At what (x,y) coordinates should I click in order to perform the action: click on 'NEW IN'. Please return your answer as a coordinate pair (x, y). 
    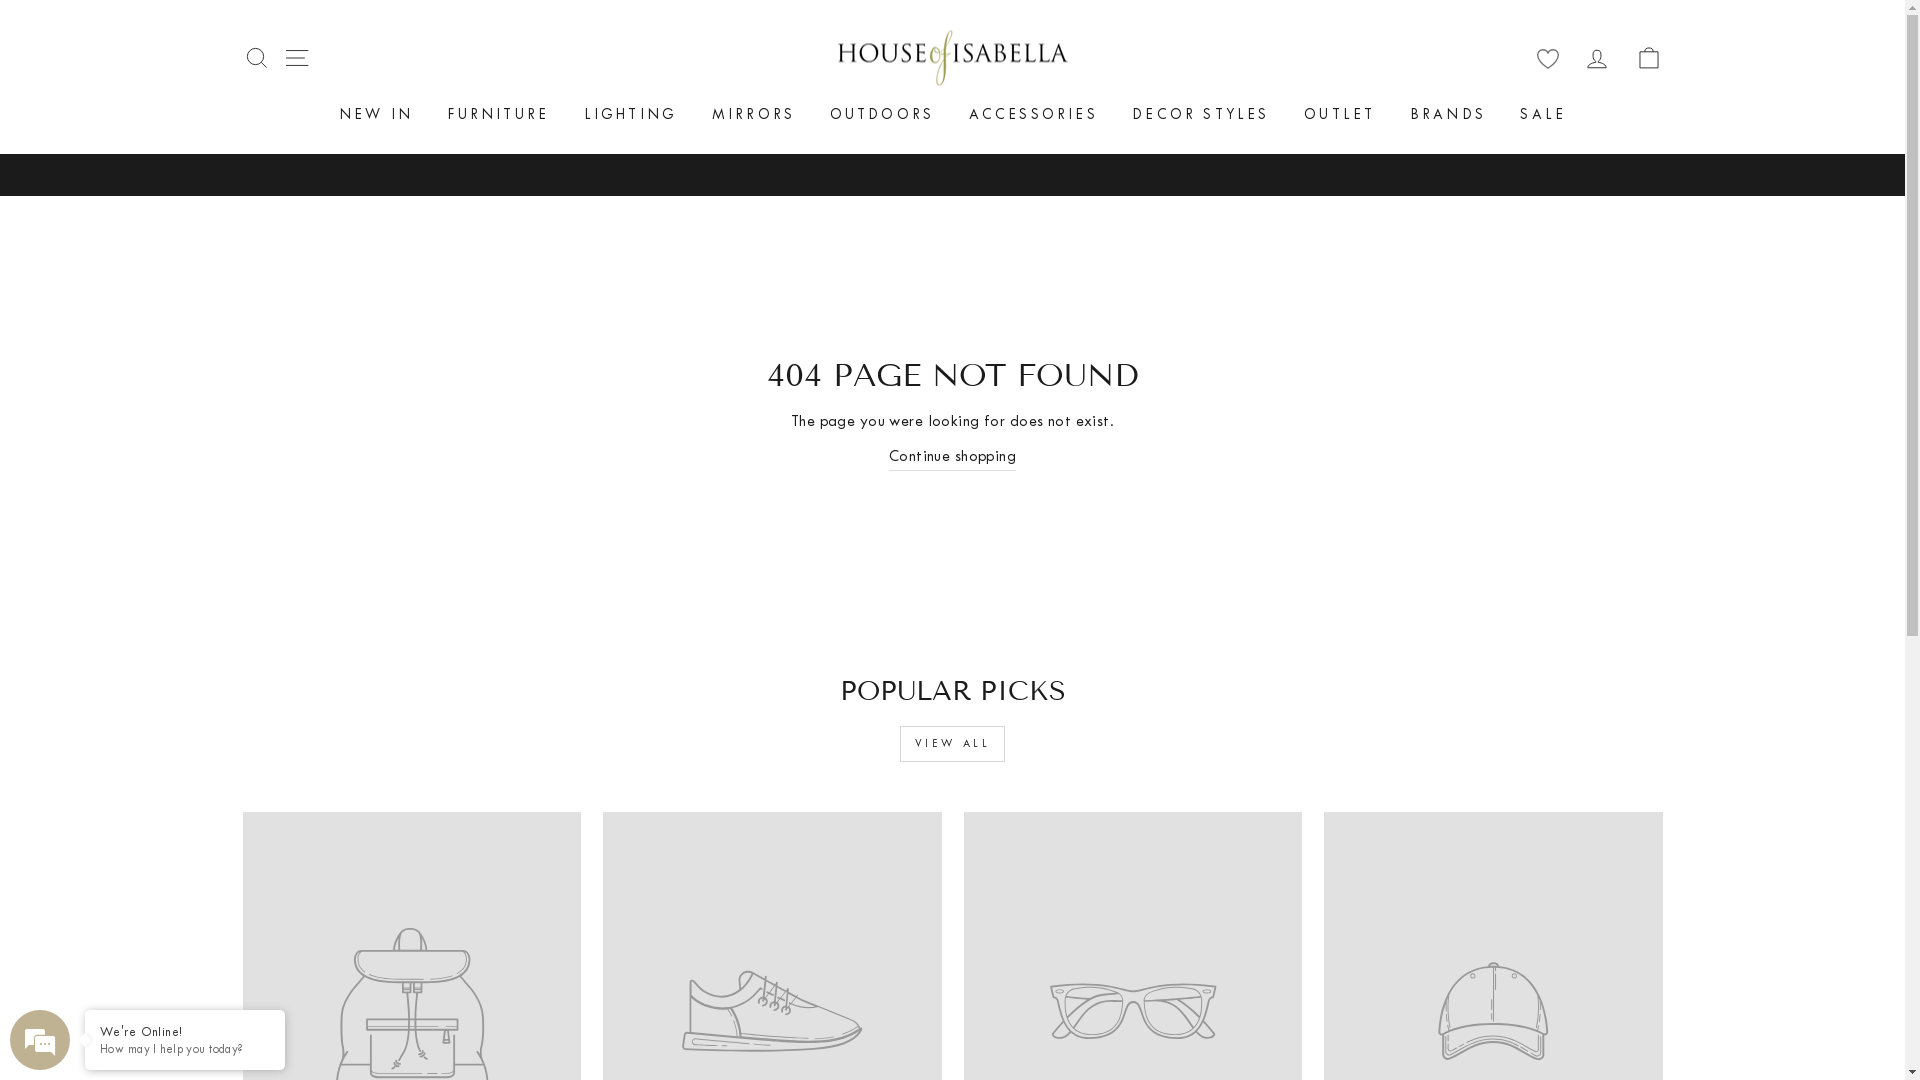
    Looking at the image, I should click on (375, 114).